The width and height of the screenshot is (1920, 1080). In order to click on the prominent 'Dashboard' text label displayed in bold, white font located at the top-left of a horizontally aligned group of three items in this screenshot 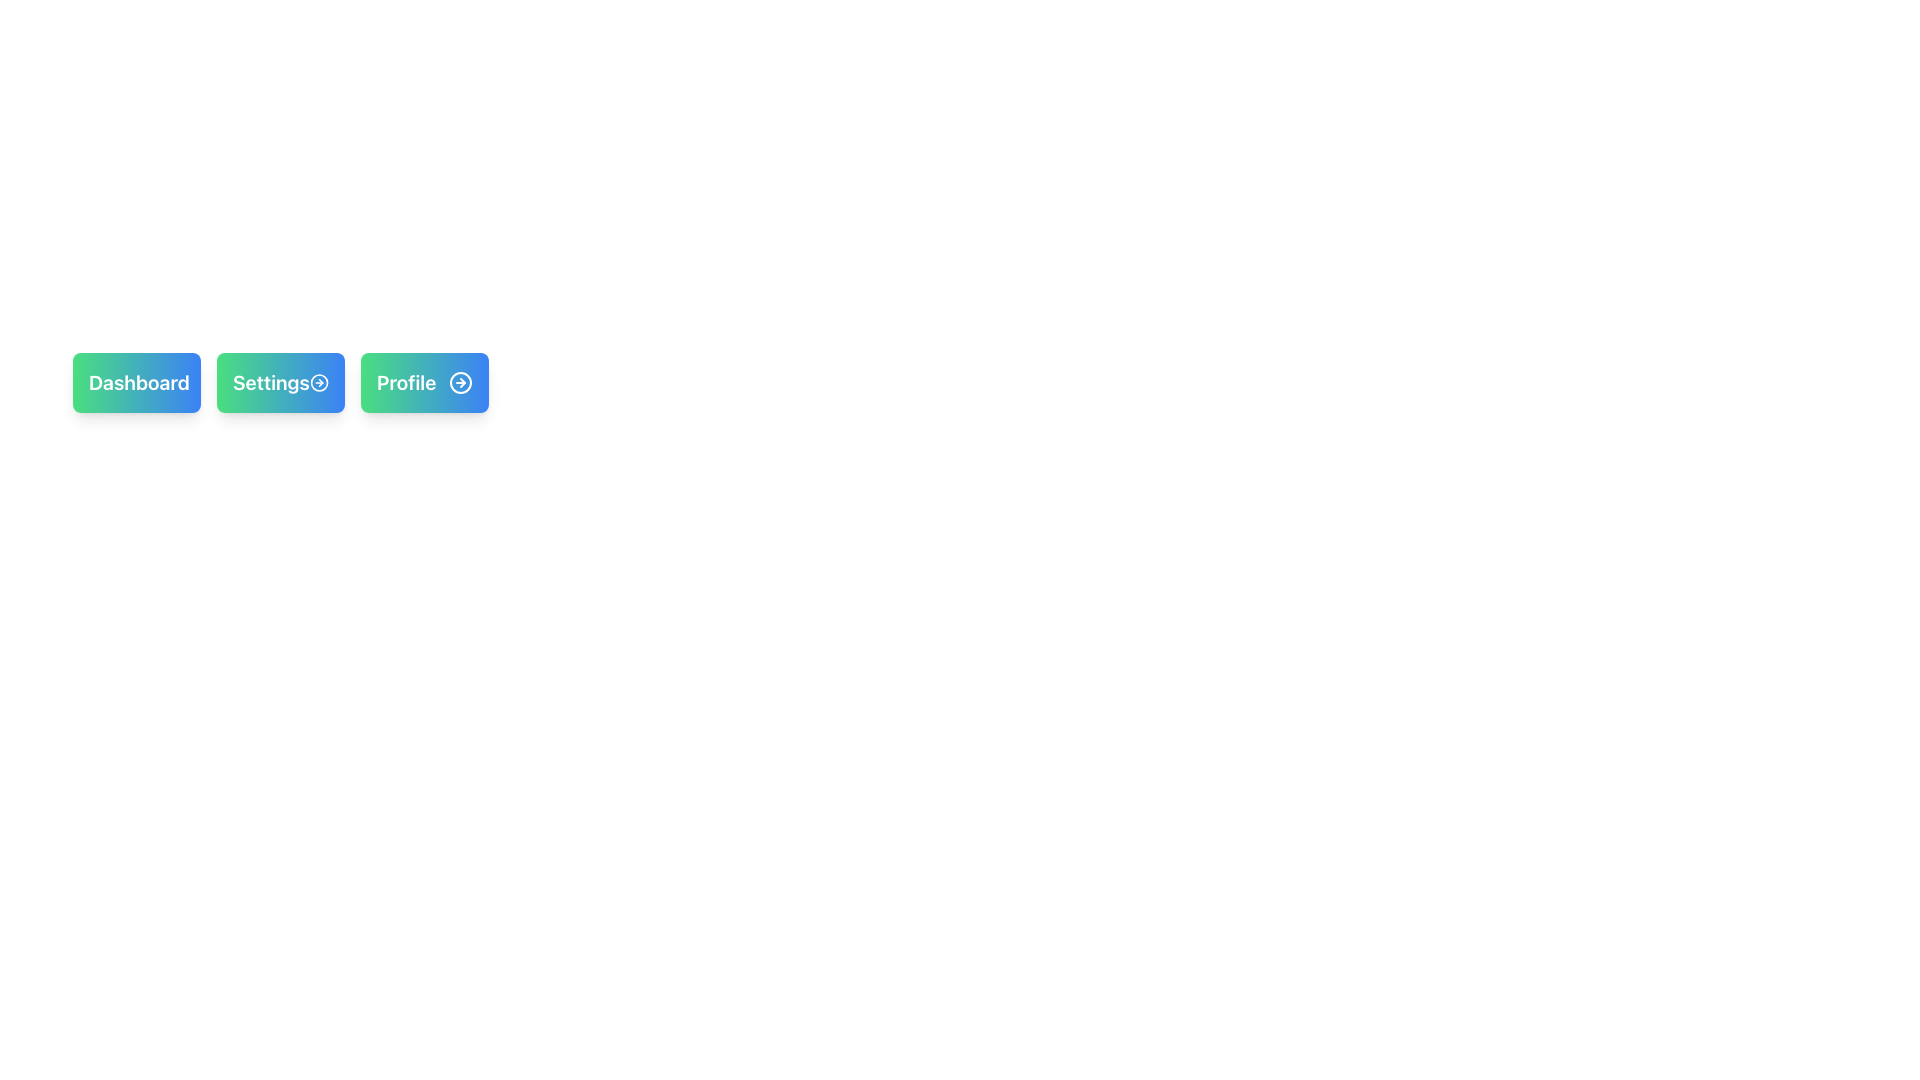, I will do `click(138, 382)`.